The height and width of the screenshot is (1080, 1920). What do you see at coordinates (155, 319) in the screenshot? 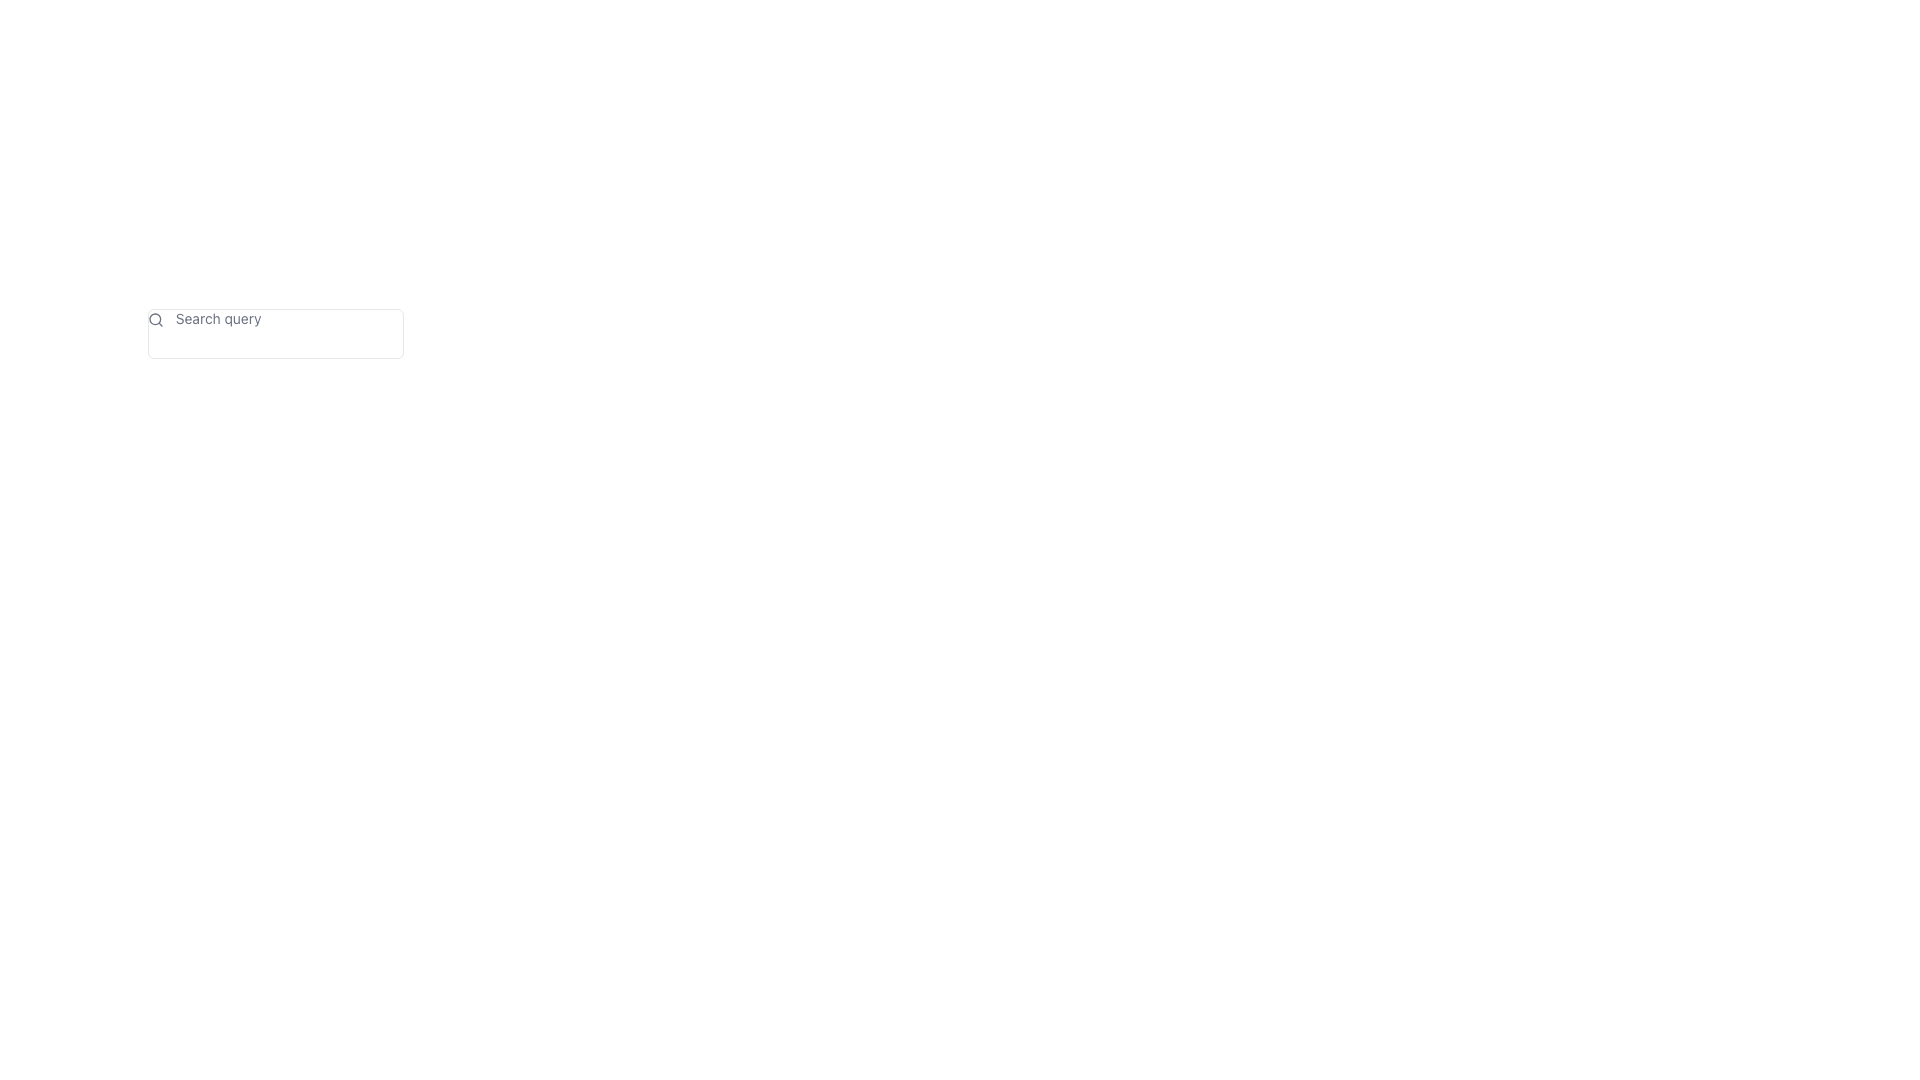
I see `the magnifying glass icon to initiate a search operation, which is positioned to the left of the 'Search query' text label` at bounding box center [155, 319].